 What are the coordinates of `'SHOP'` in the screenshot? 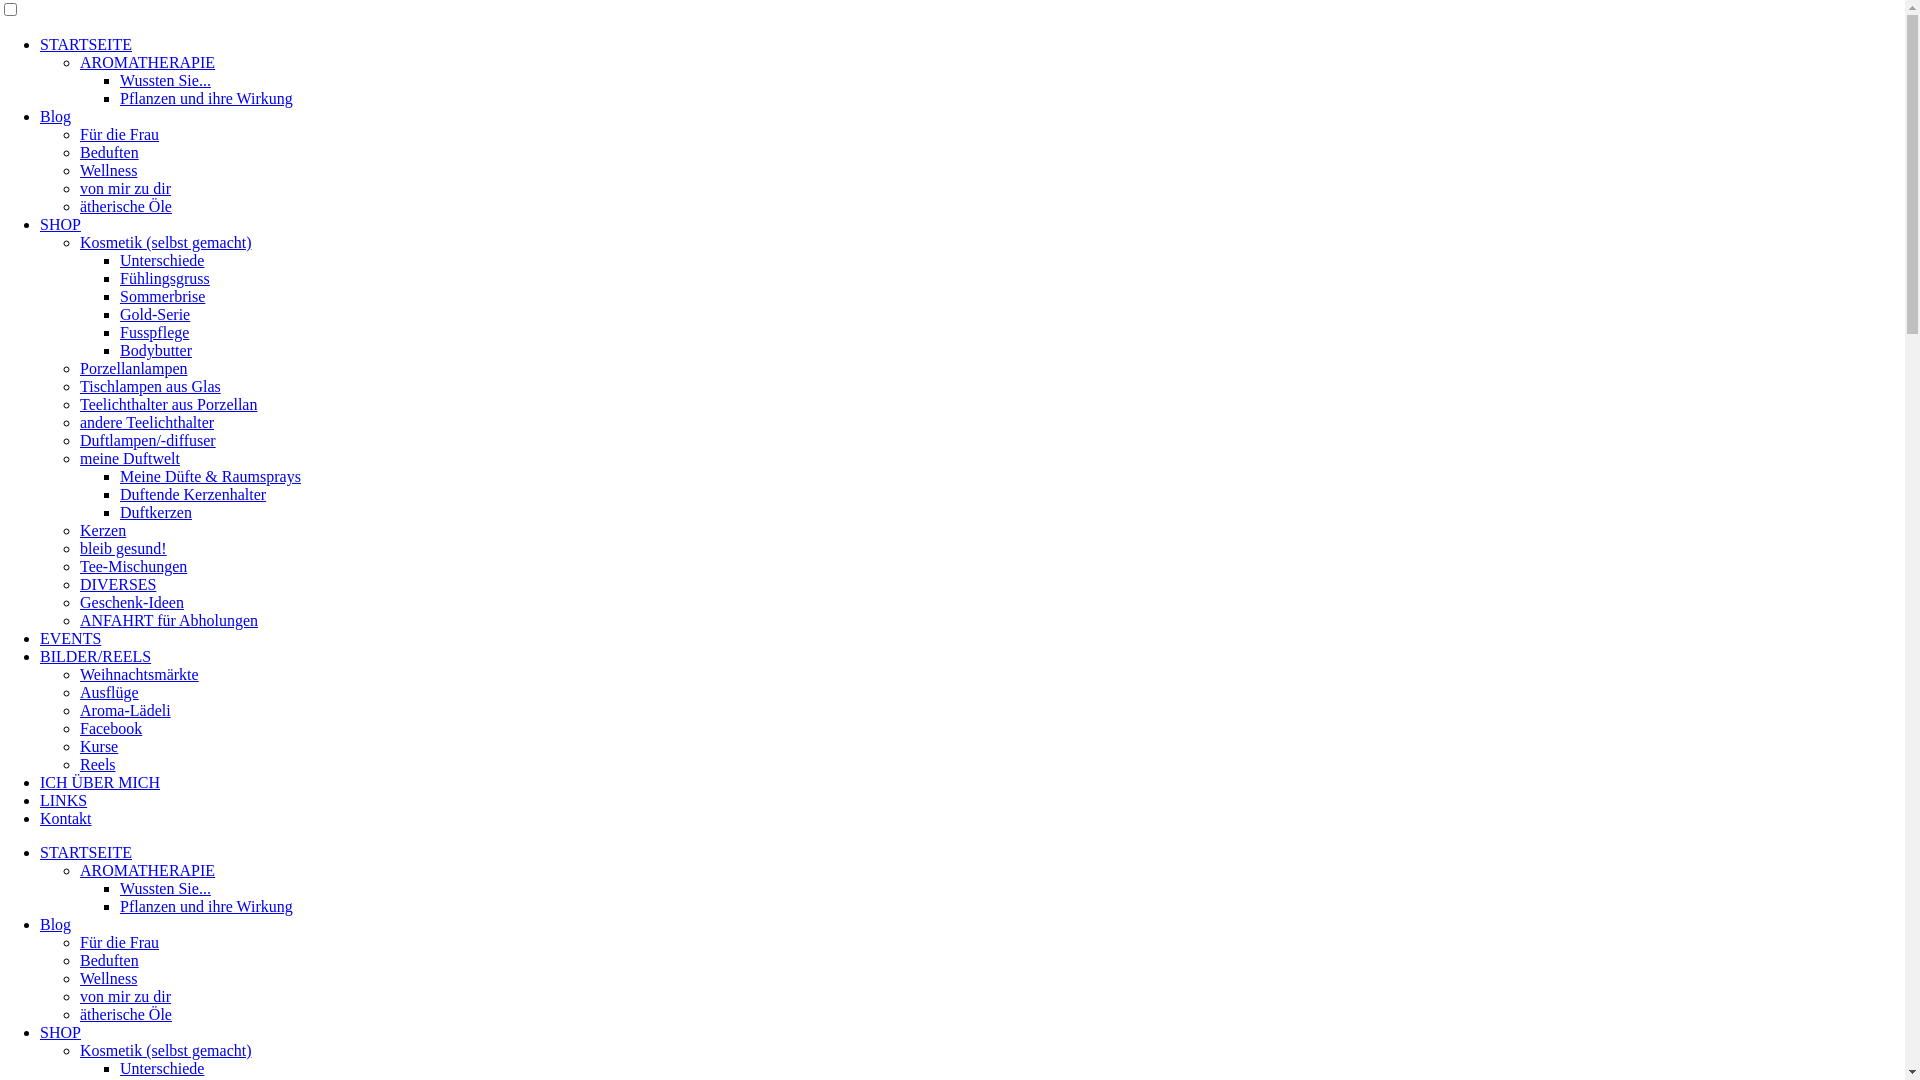 It's located at (60, 1032).